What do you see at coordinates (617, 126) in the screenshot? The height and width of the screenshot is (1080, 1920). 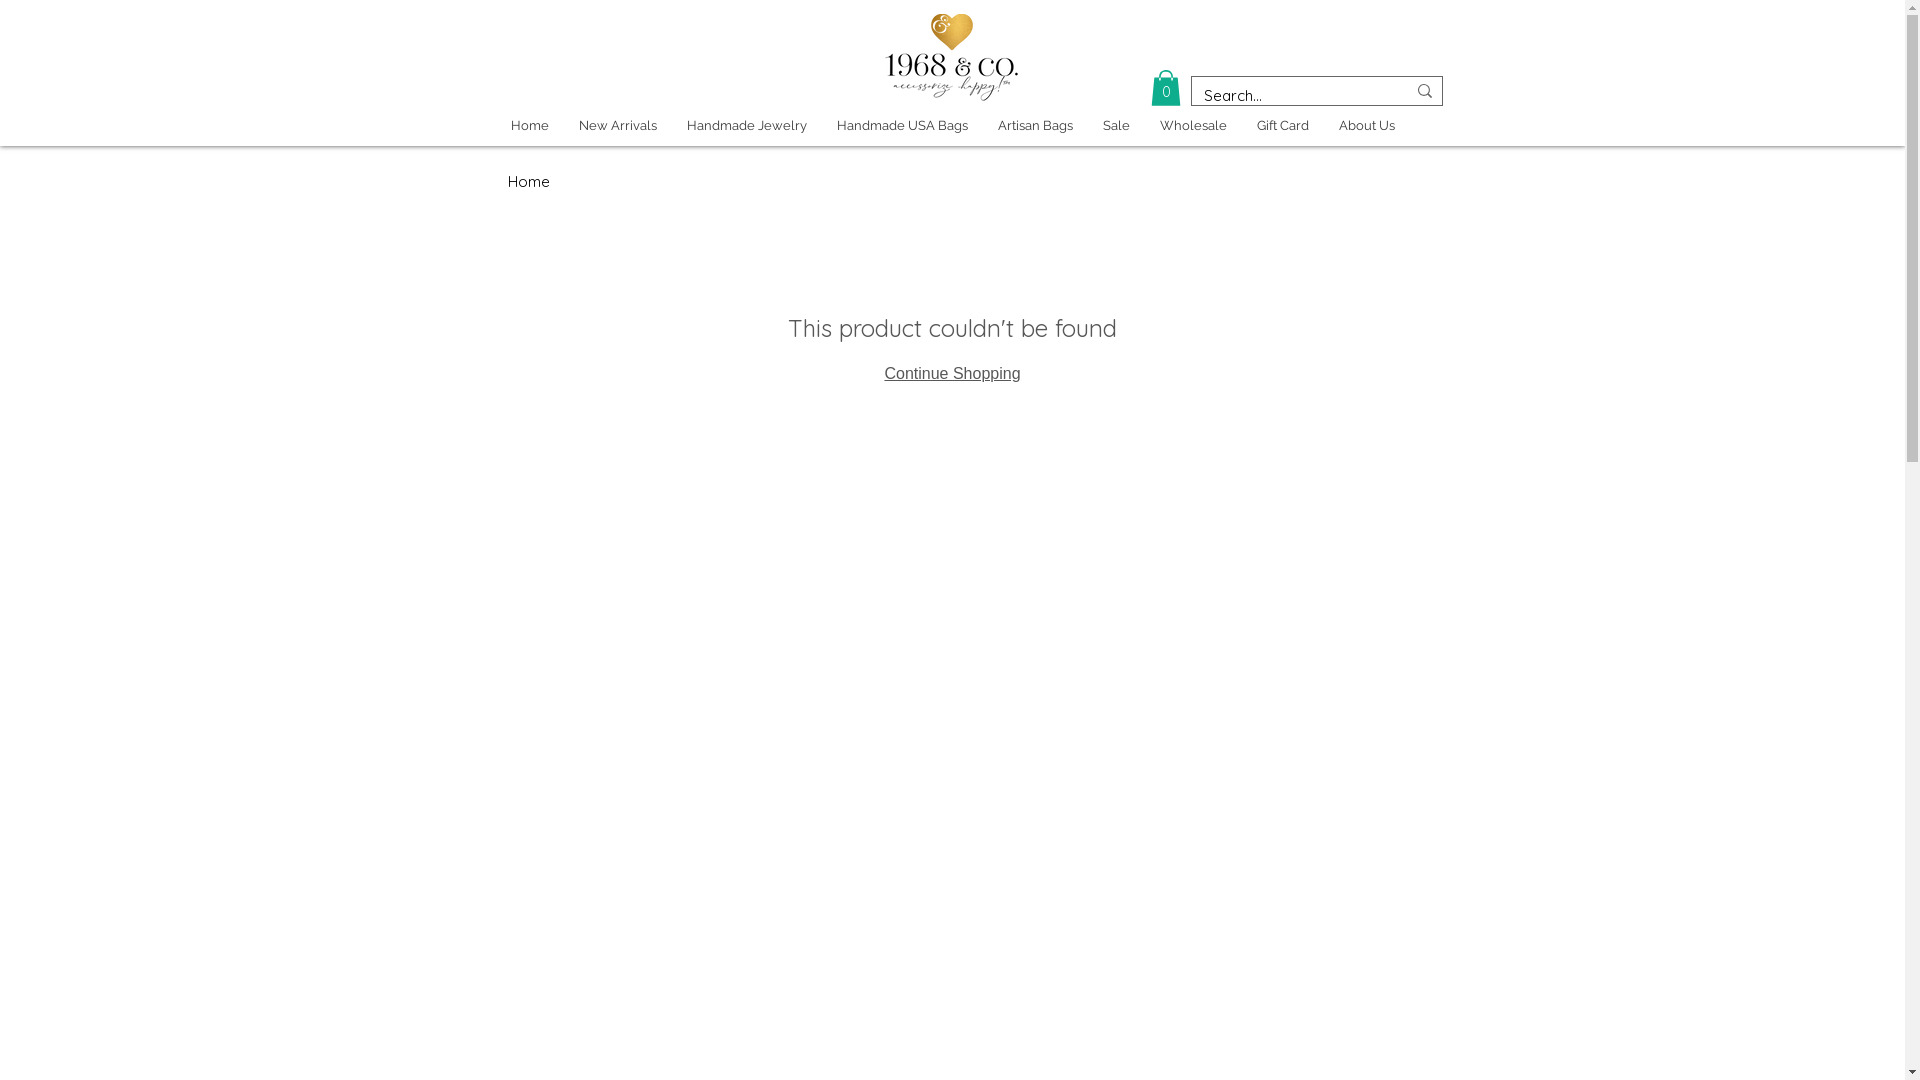 I see `'New Arrivals'` at bounding box center [617, 126].